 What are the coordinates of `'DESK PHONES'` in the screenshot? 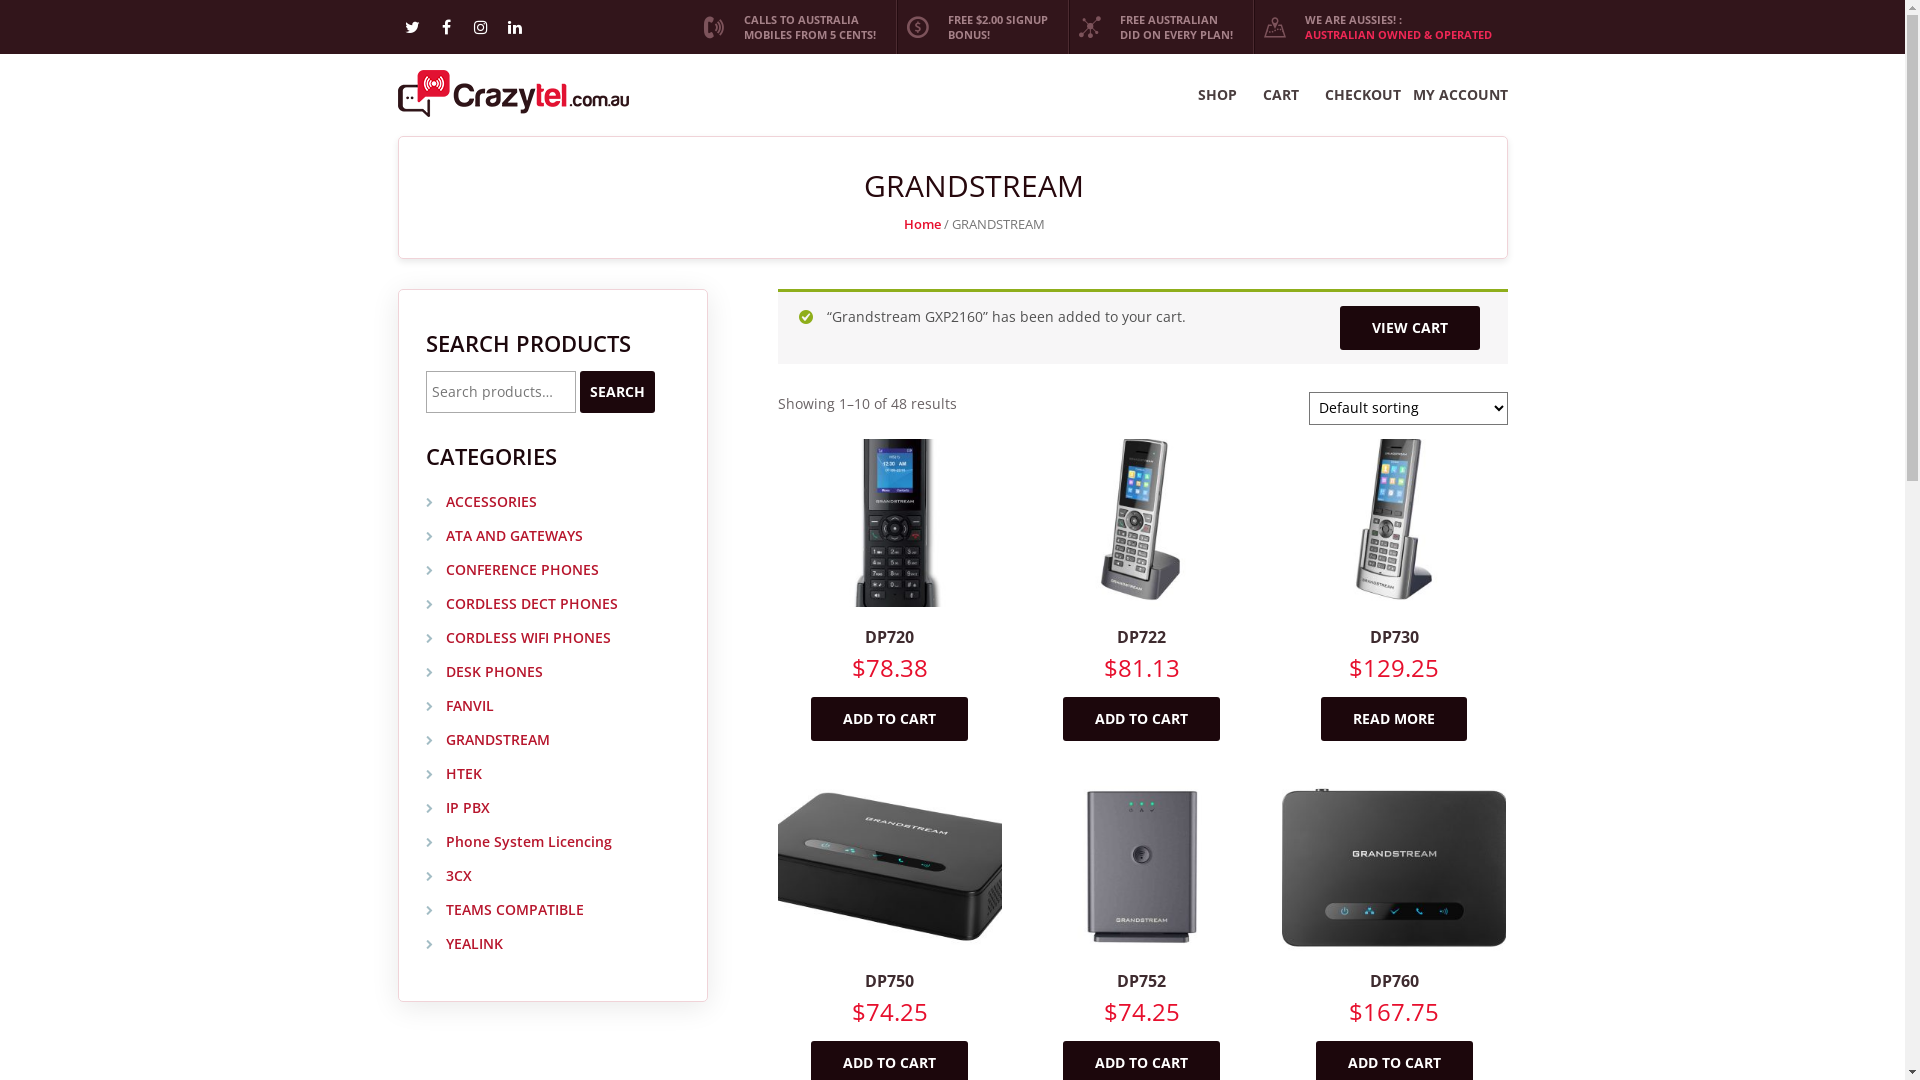 It's located at (484, 672).